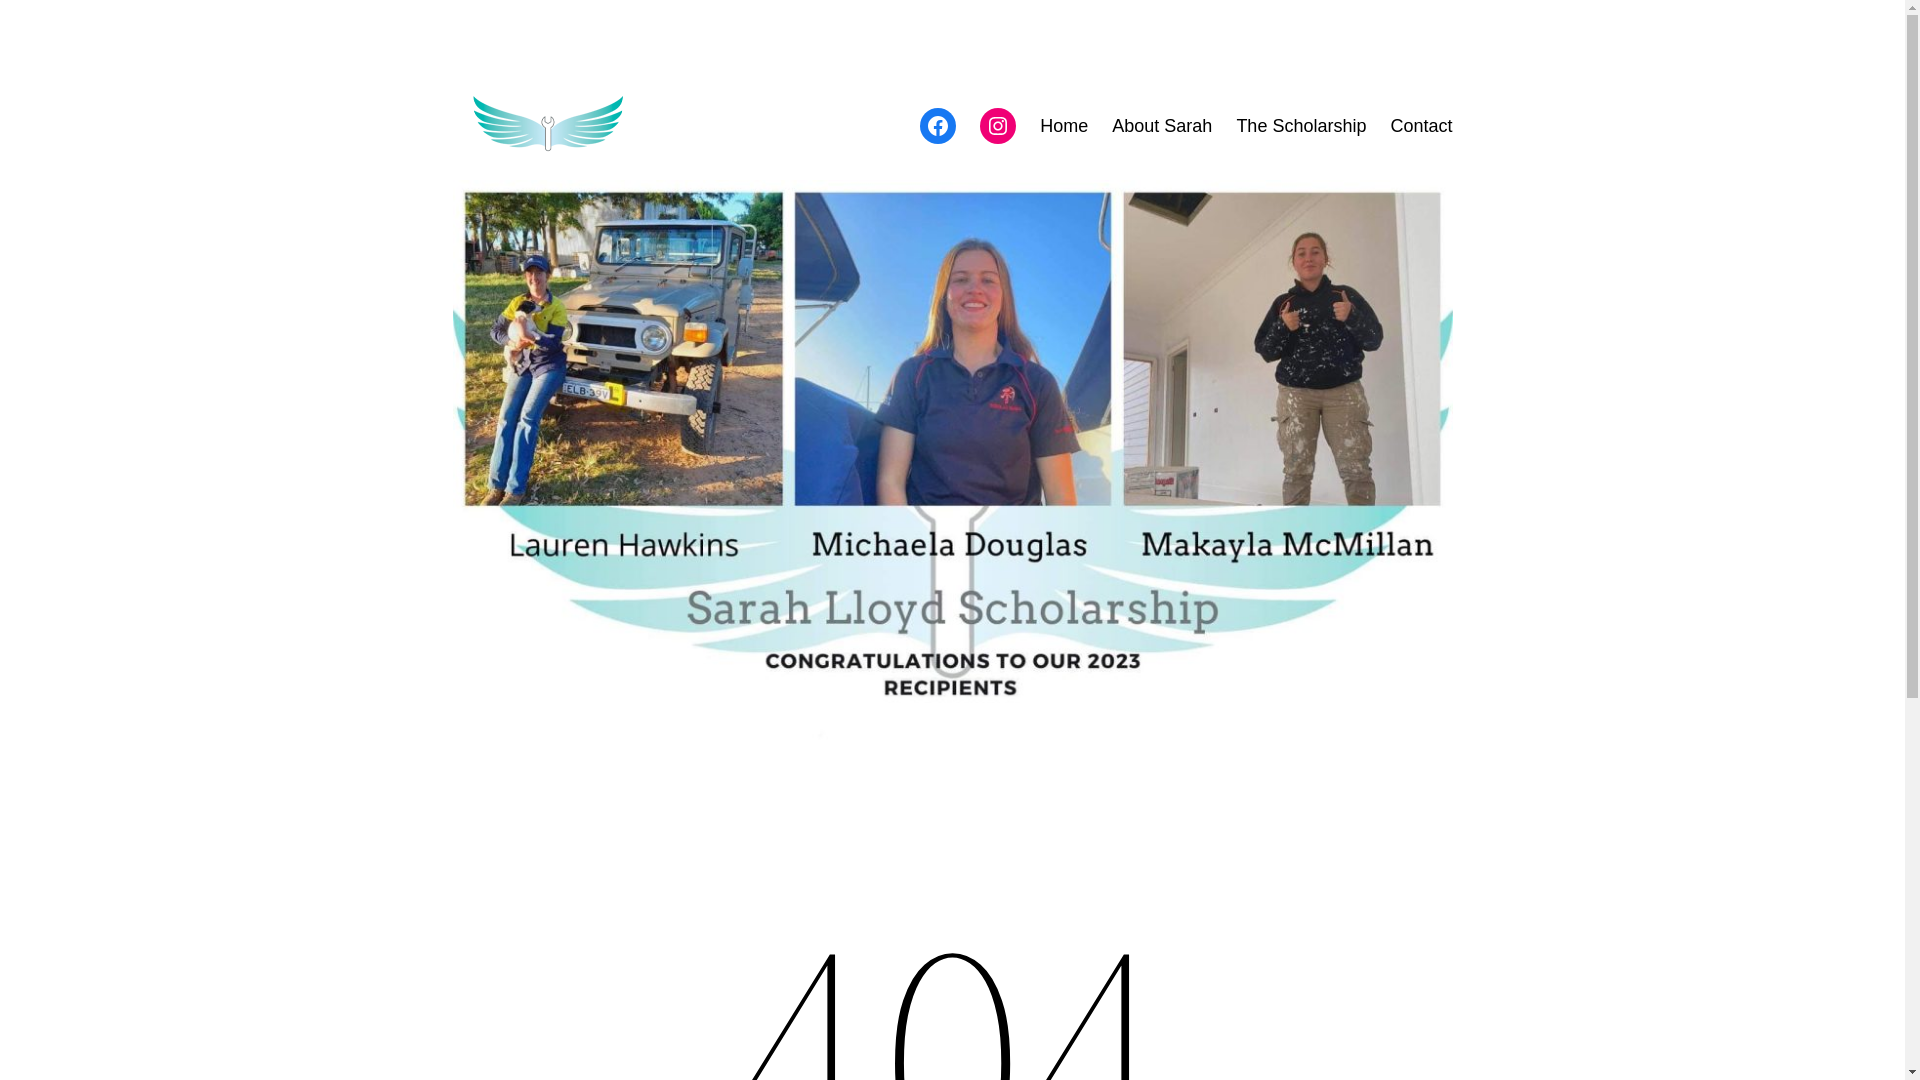  I want to click on 'Home', so click(1063, 126).